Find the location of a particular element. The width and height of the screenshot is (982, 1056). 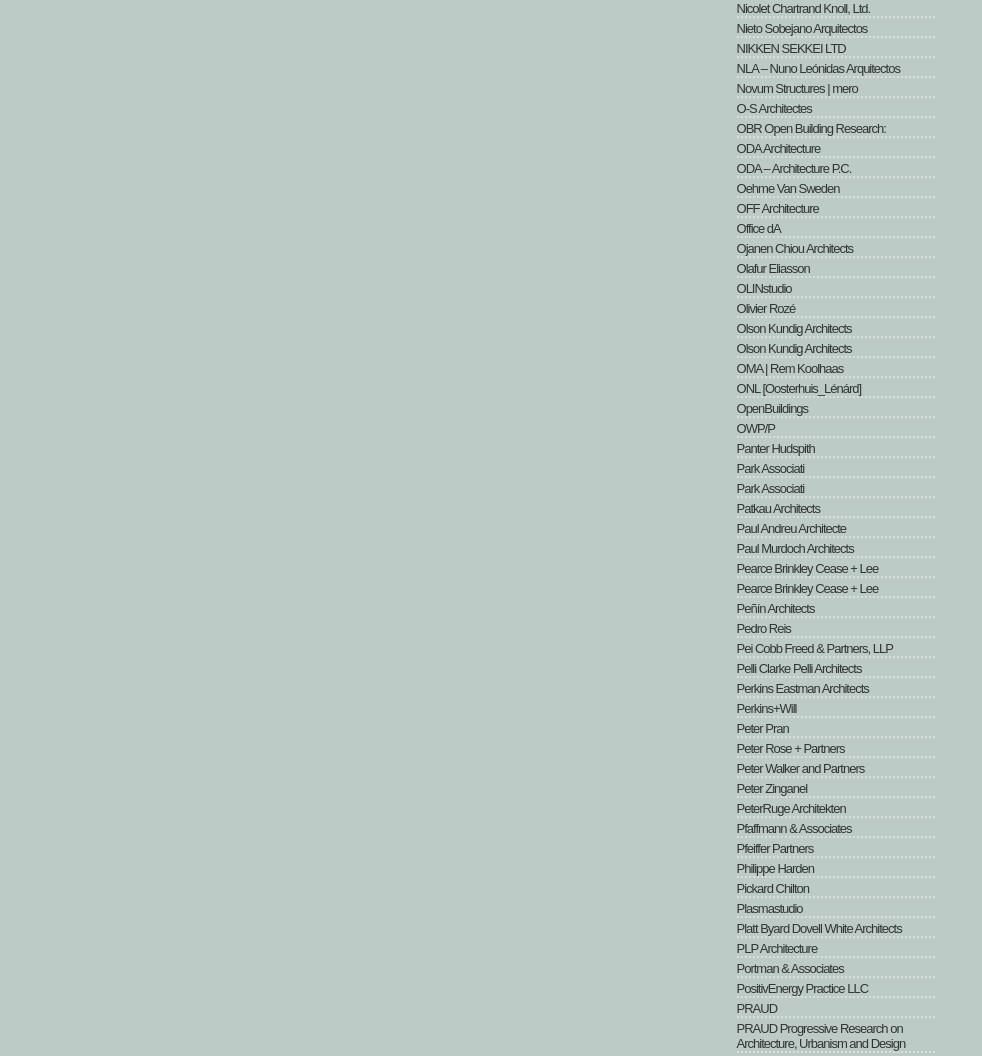

'Peter Pran' is located at coordinates (762, 727).